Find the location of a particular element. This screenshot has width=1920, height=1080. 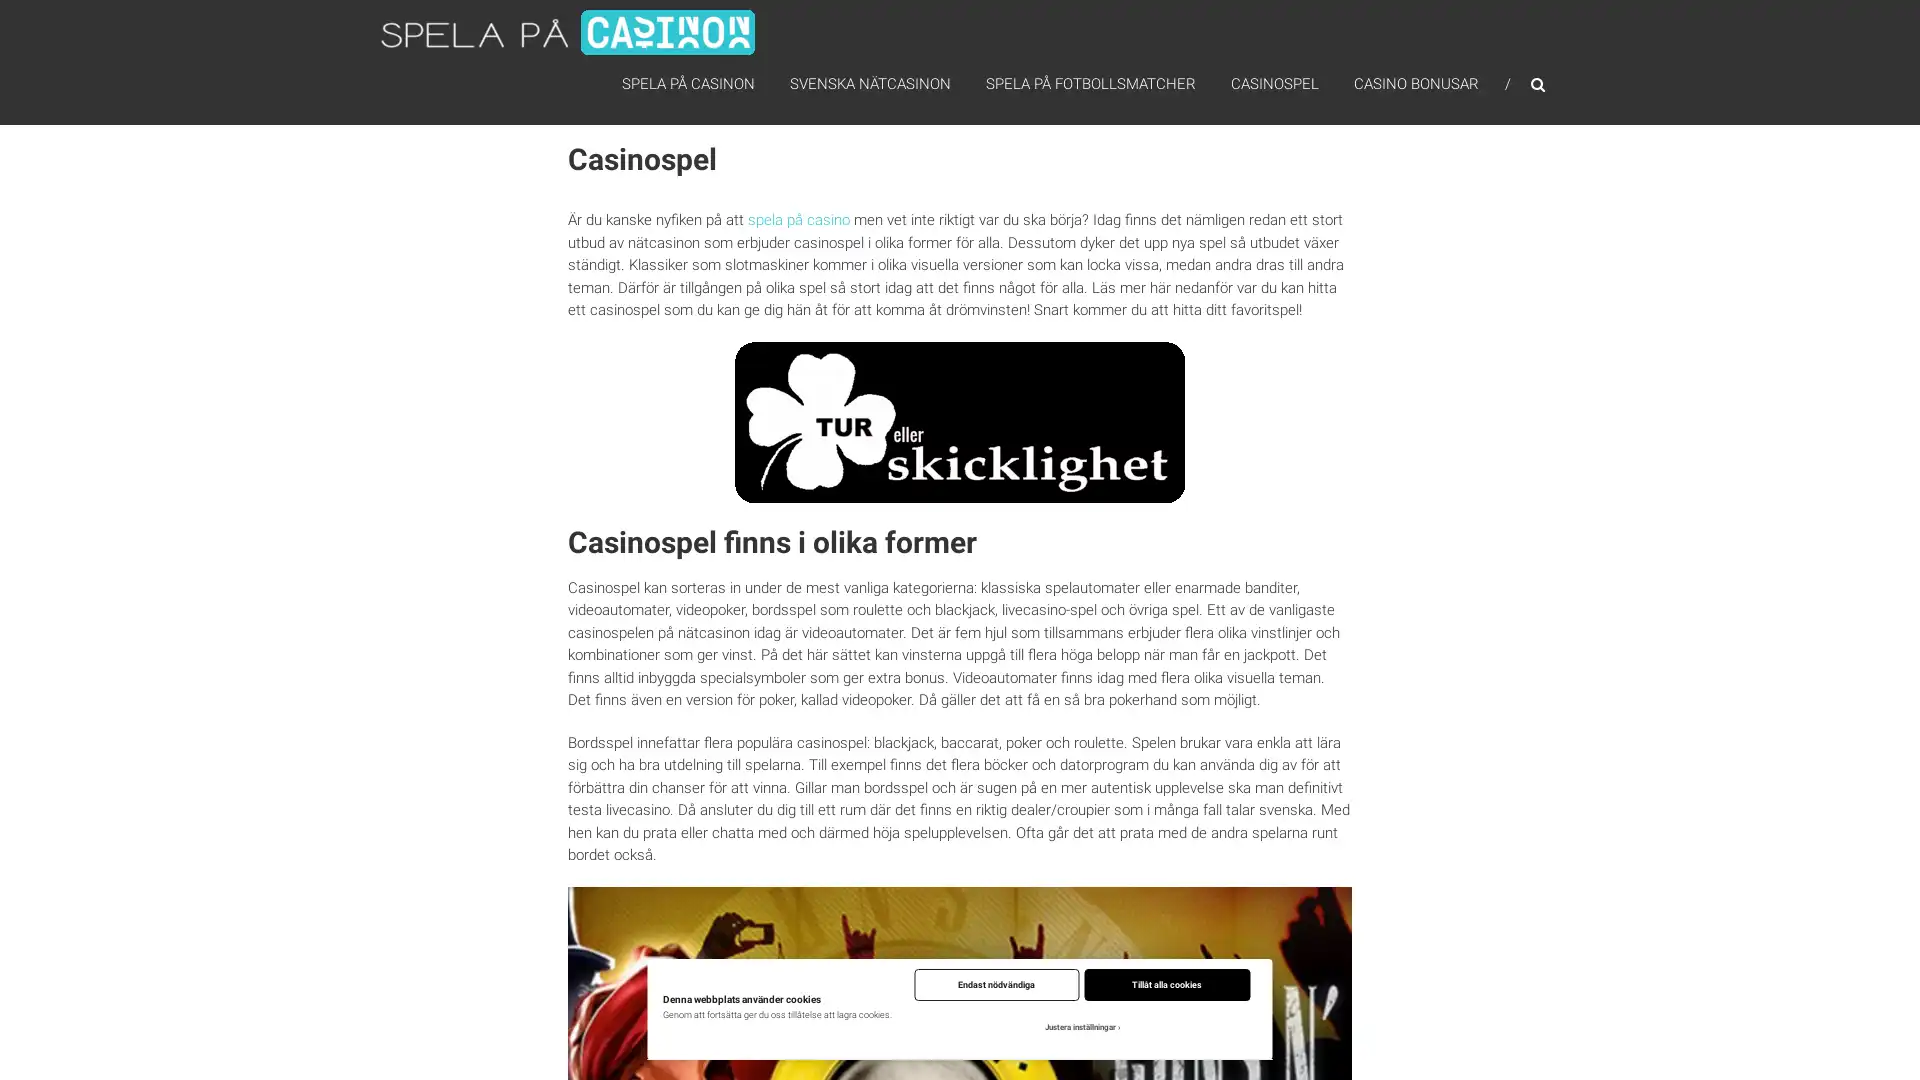

Endast nodvandiga is located at coordinates (996, 983).